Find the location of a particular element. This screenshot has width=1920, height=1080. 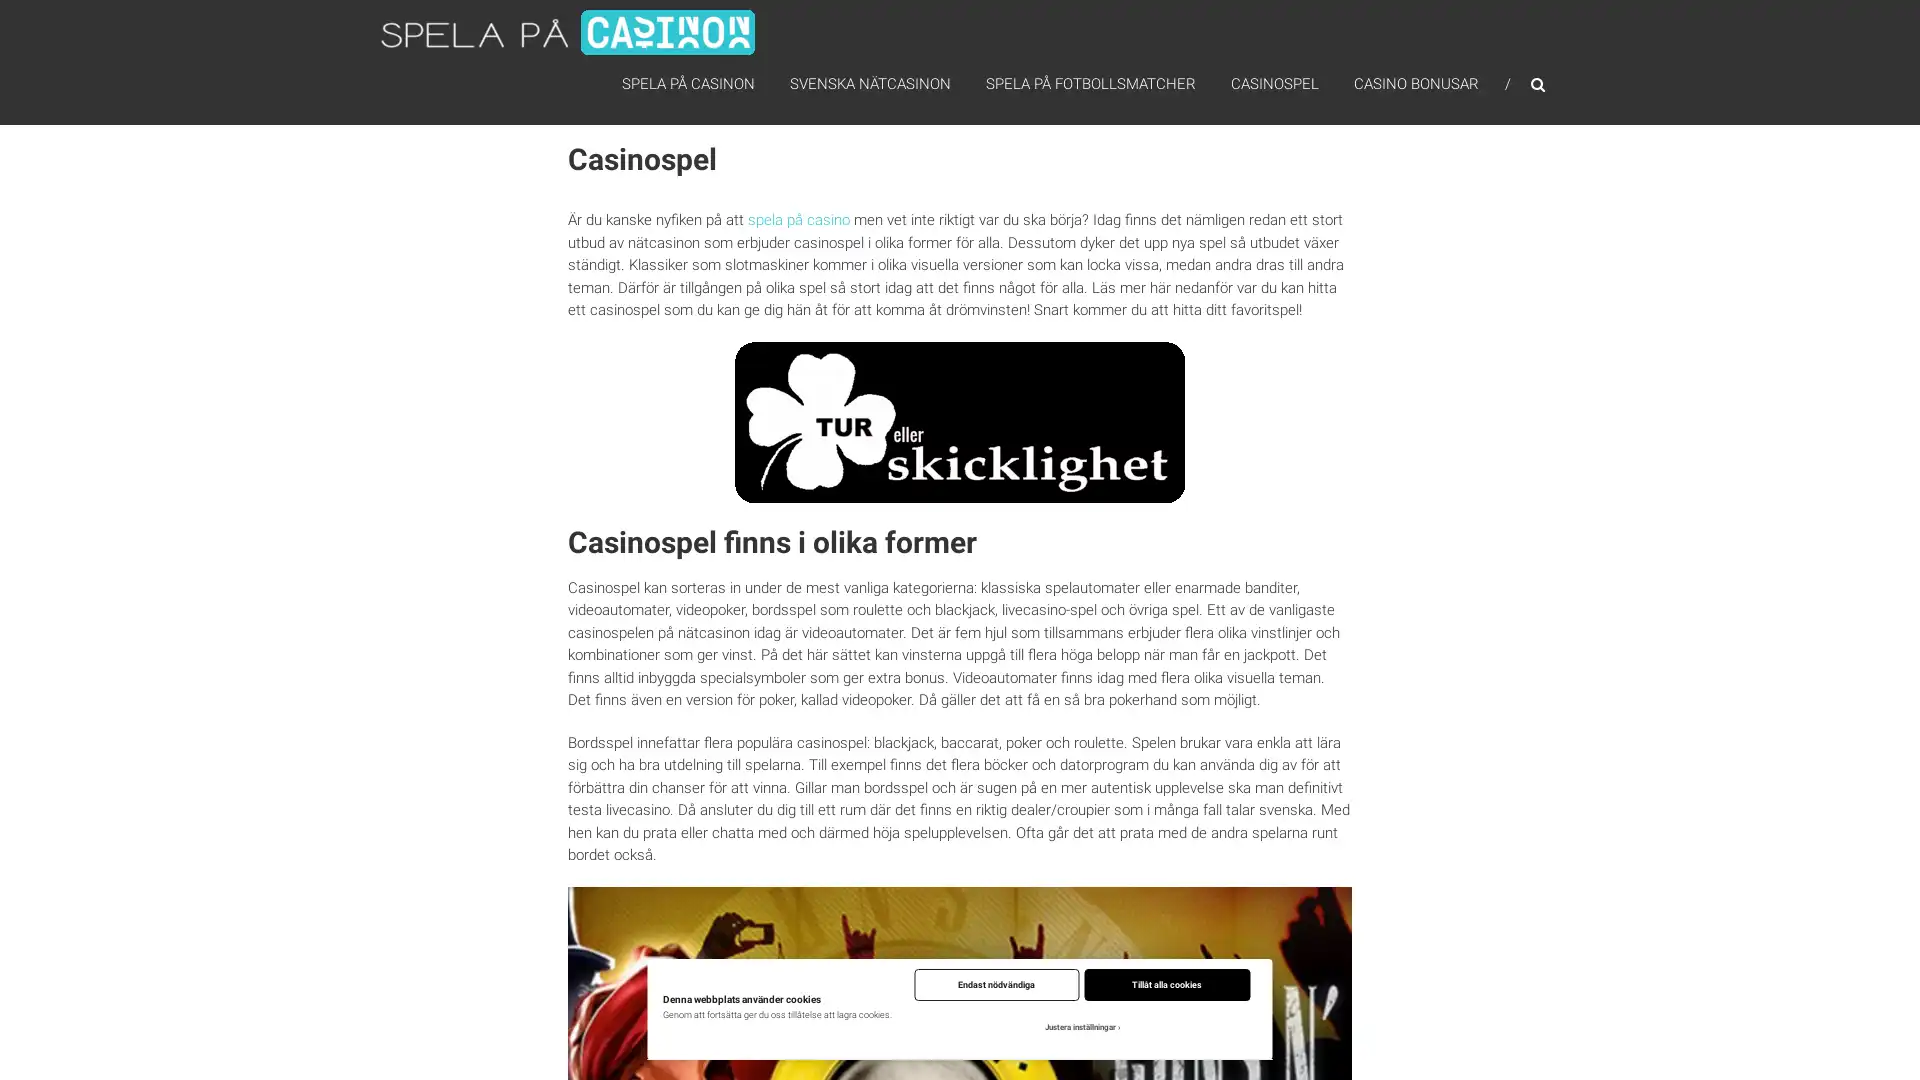

Endast nodvandiga is located at coordinates (996, 983).